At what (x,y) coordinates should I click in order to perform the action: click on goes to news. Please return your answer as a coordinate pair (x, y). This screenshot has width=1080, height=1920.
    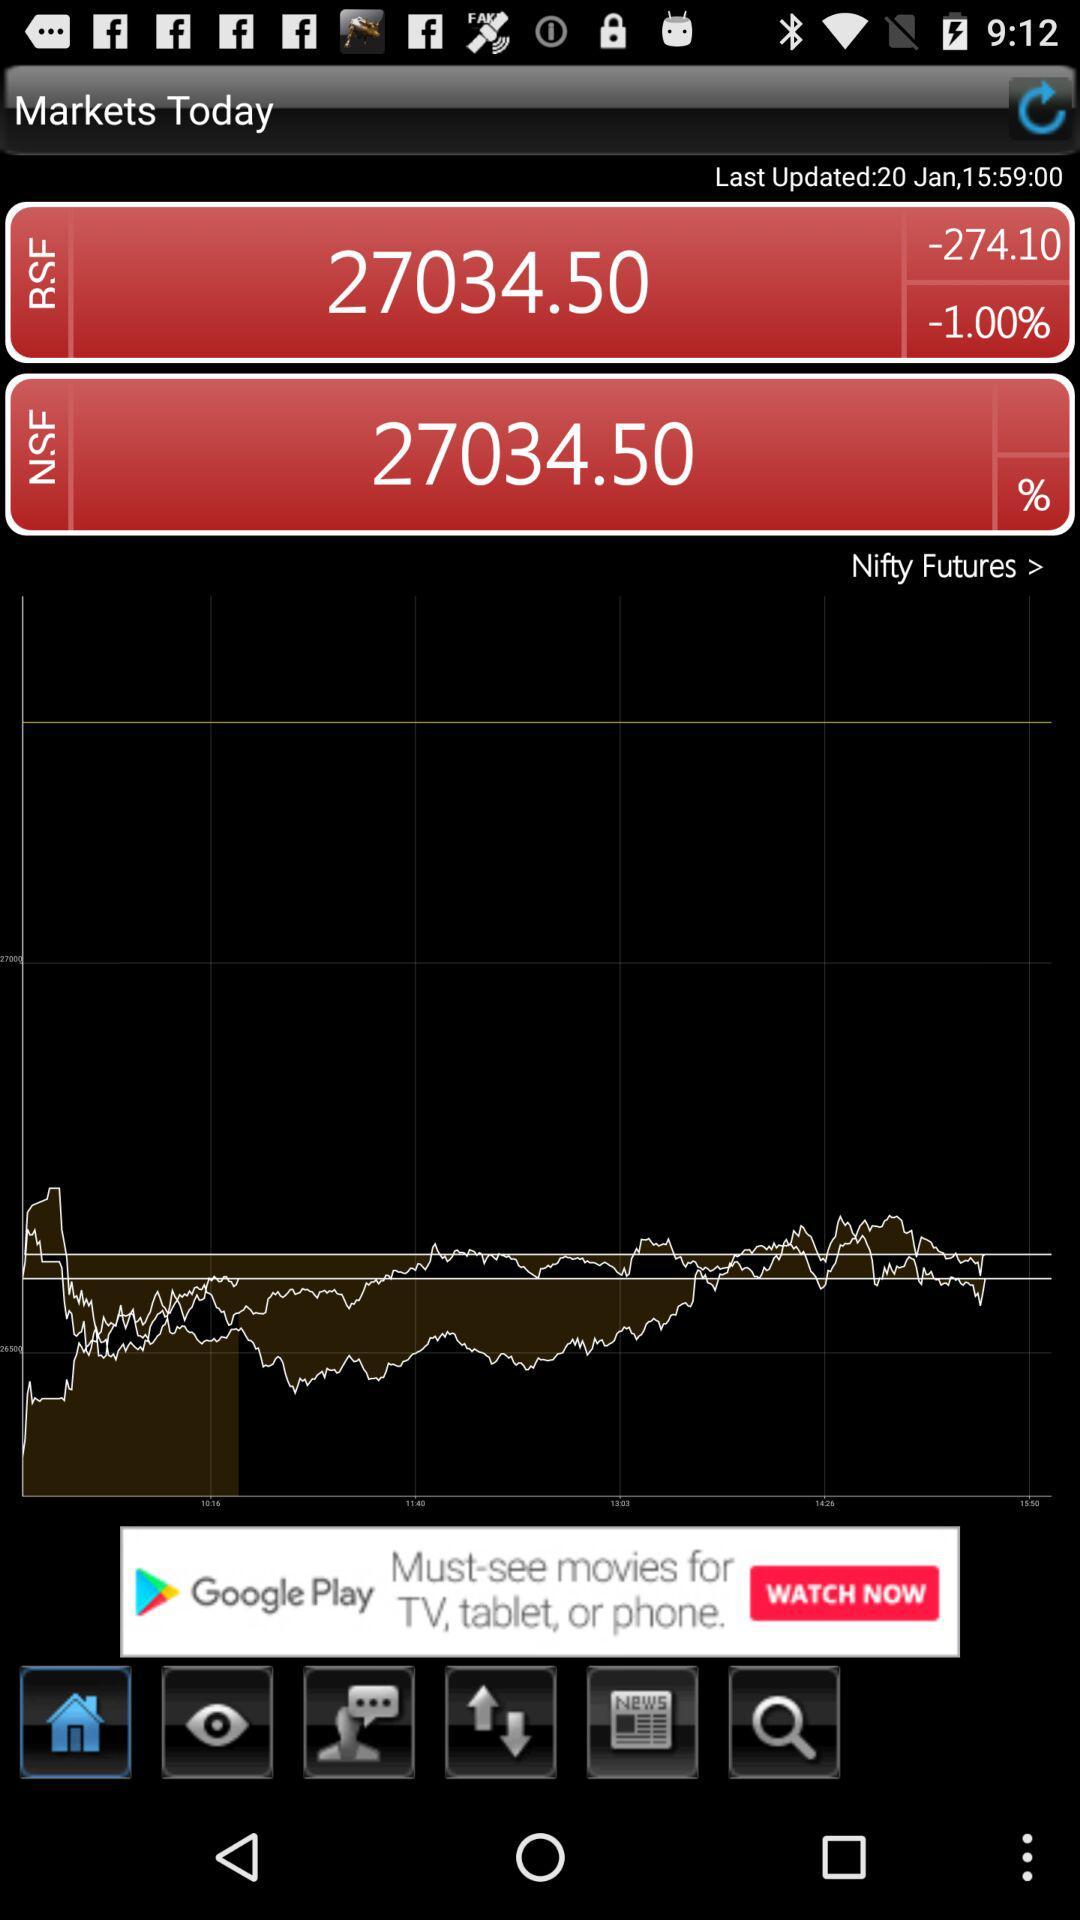
    Looking at the image, I should click on (643, 1727).